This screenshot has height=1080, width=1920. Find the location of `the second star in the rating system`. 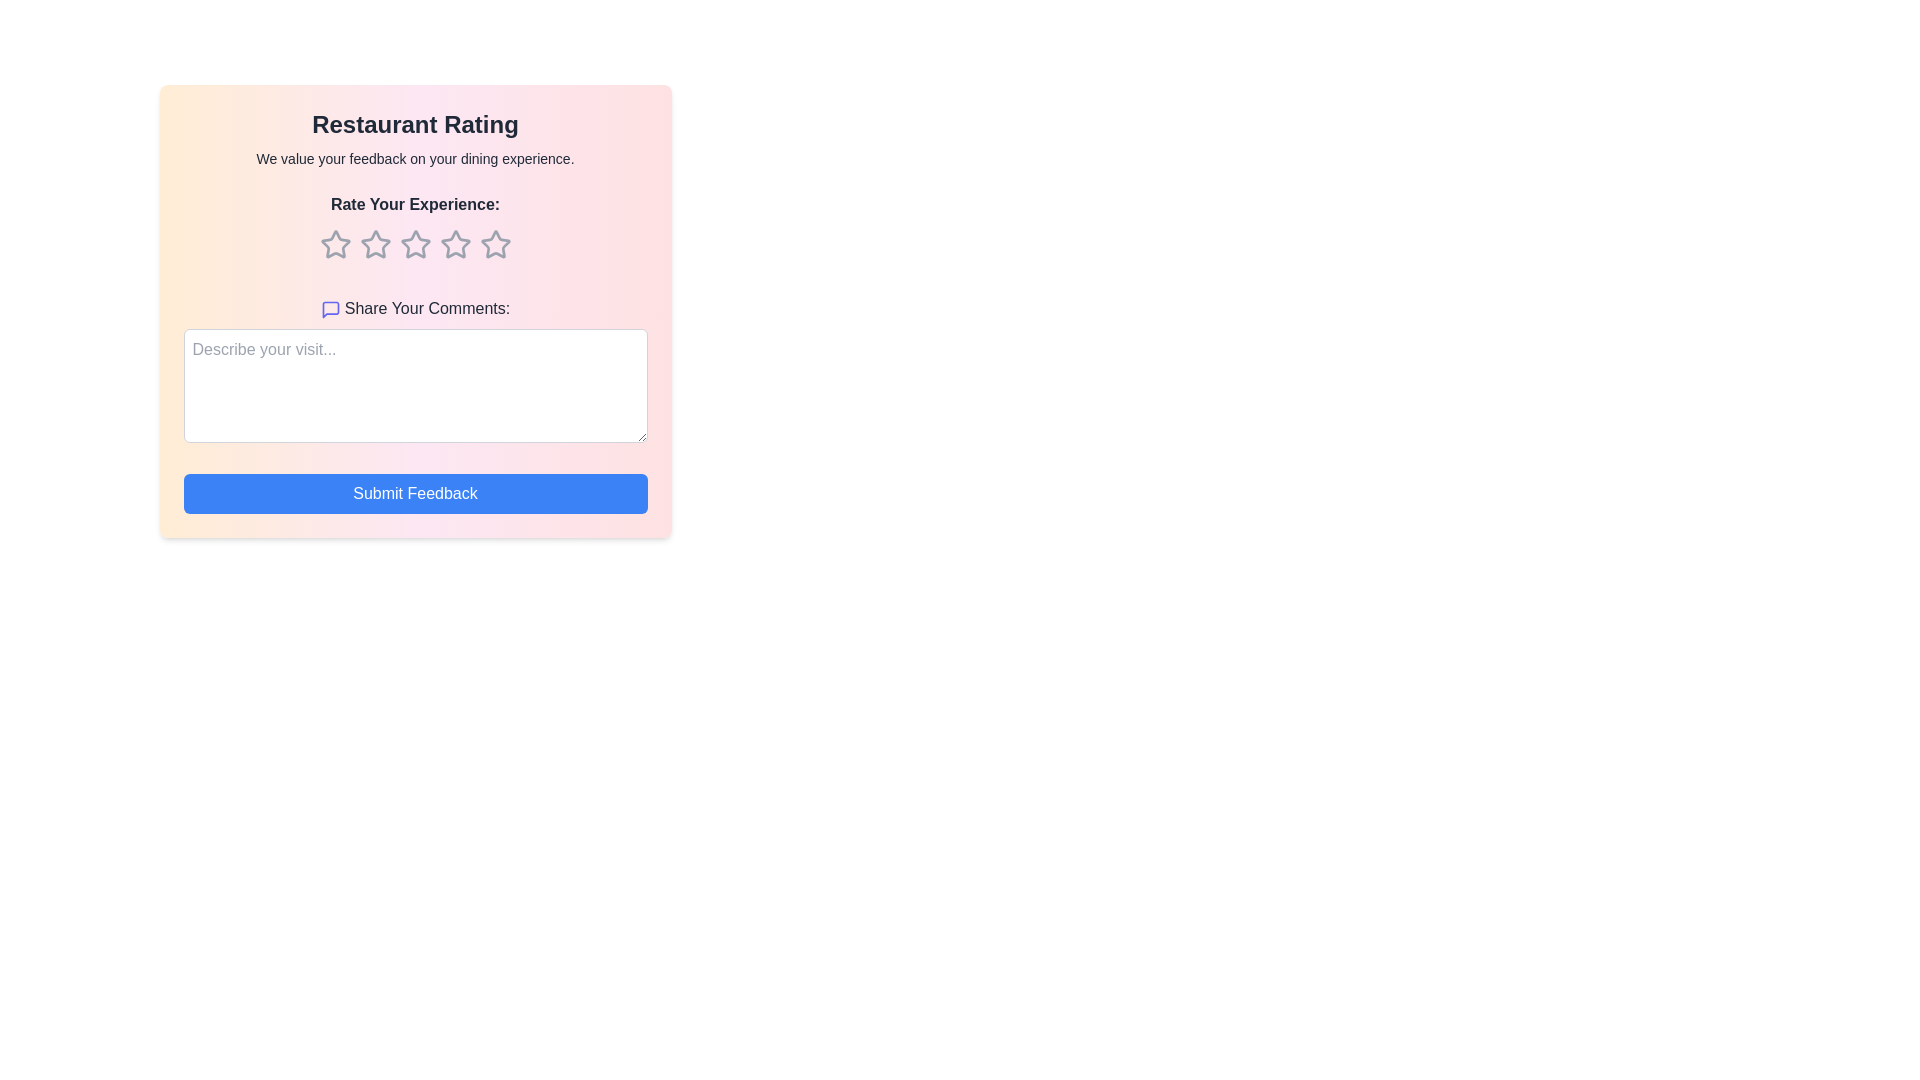

the second star in the rating system is located at coordinates (375, 244).